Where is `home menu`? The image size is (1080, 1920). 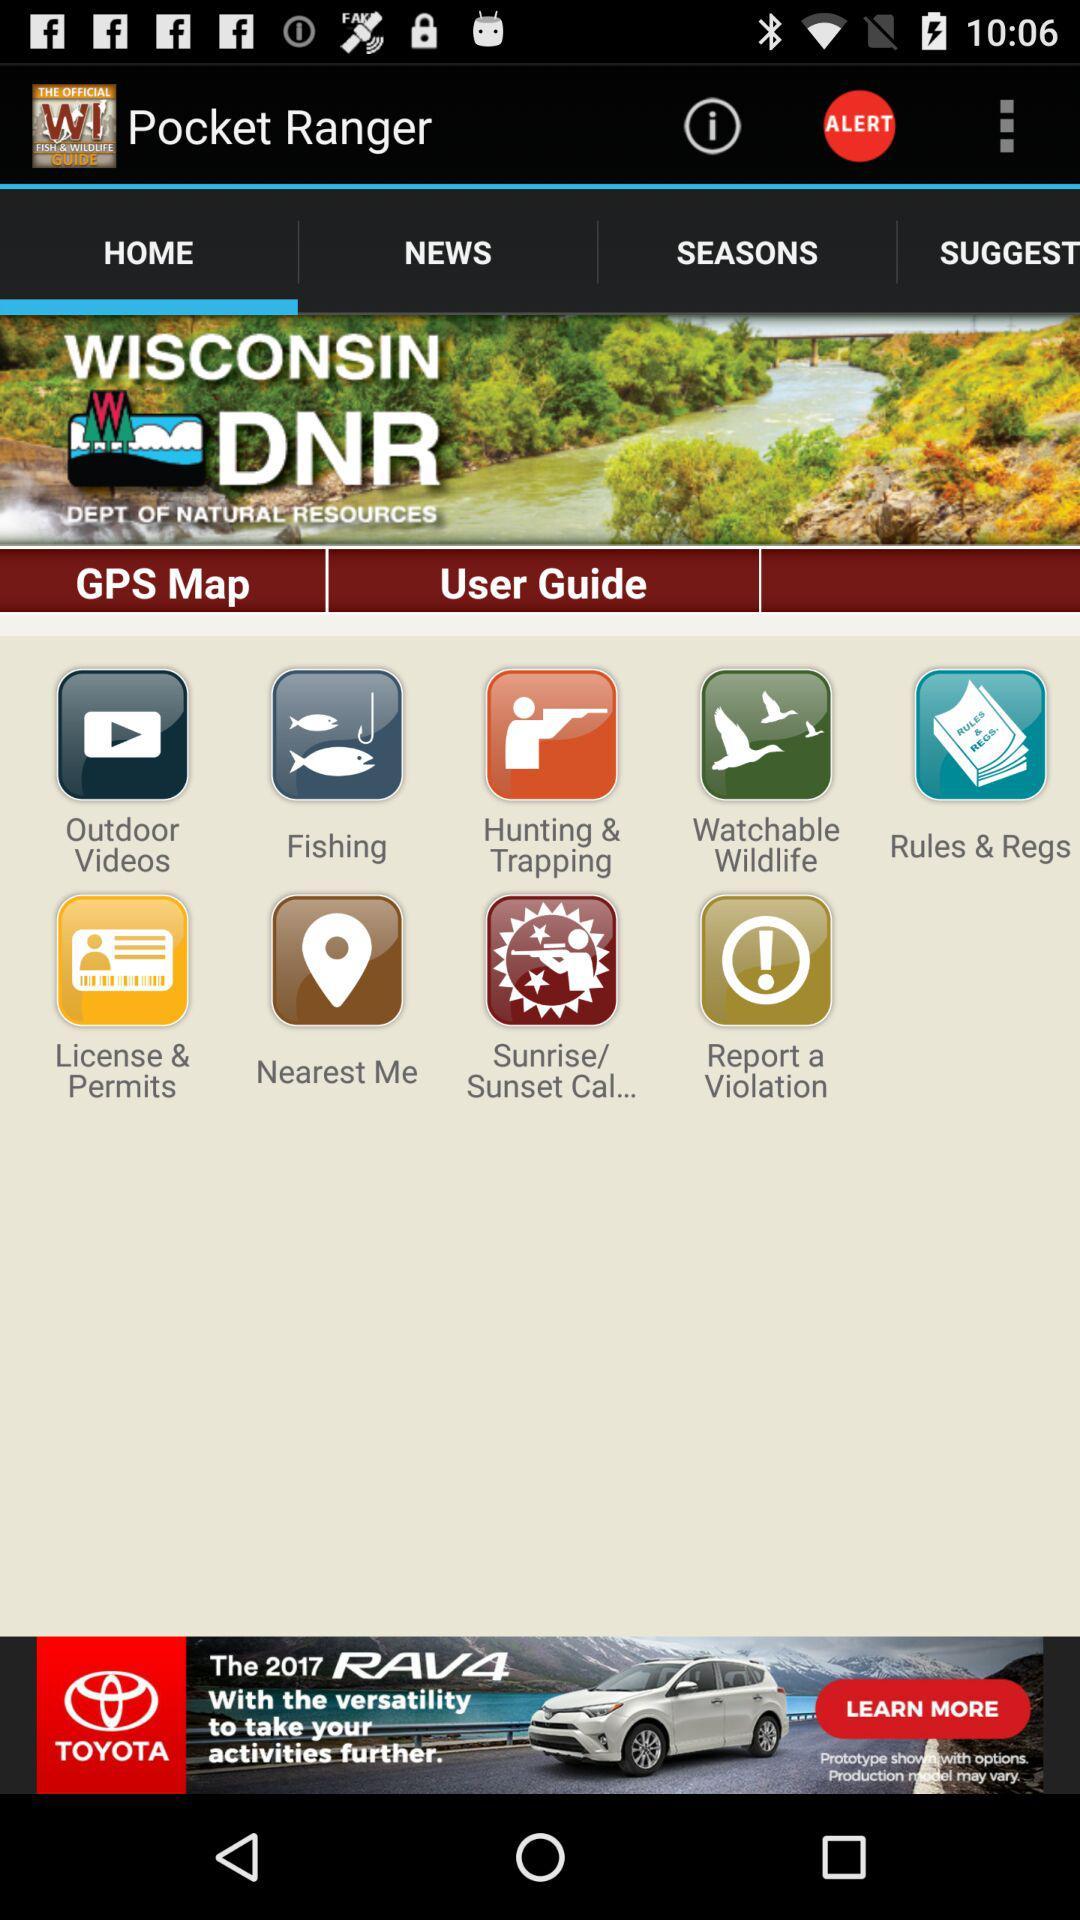 home menu is located at coordinates (540, 474).